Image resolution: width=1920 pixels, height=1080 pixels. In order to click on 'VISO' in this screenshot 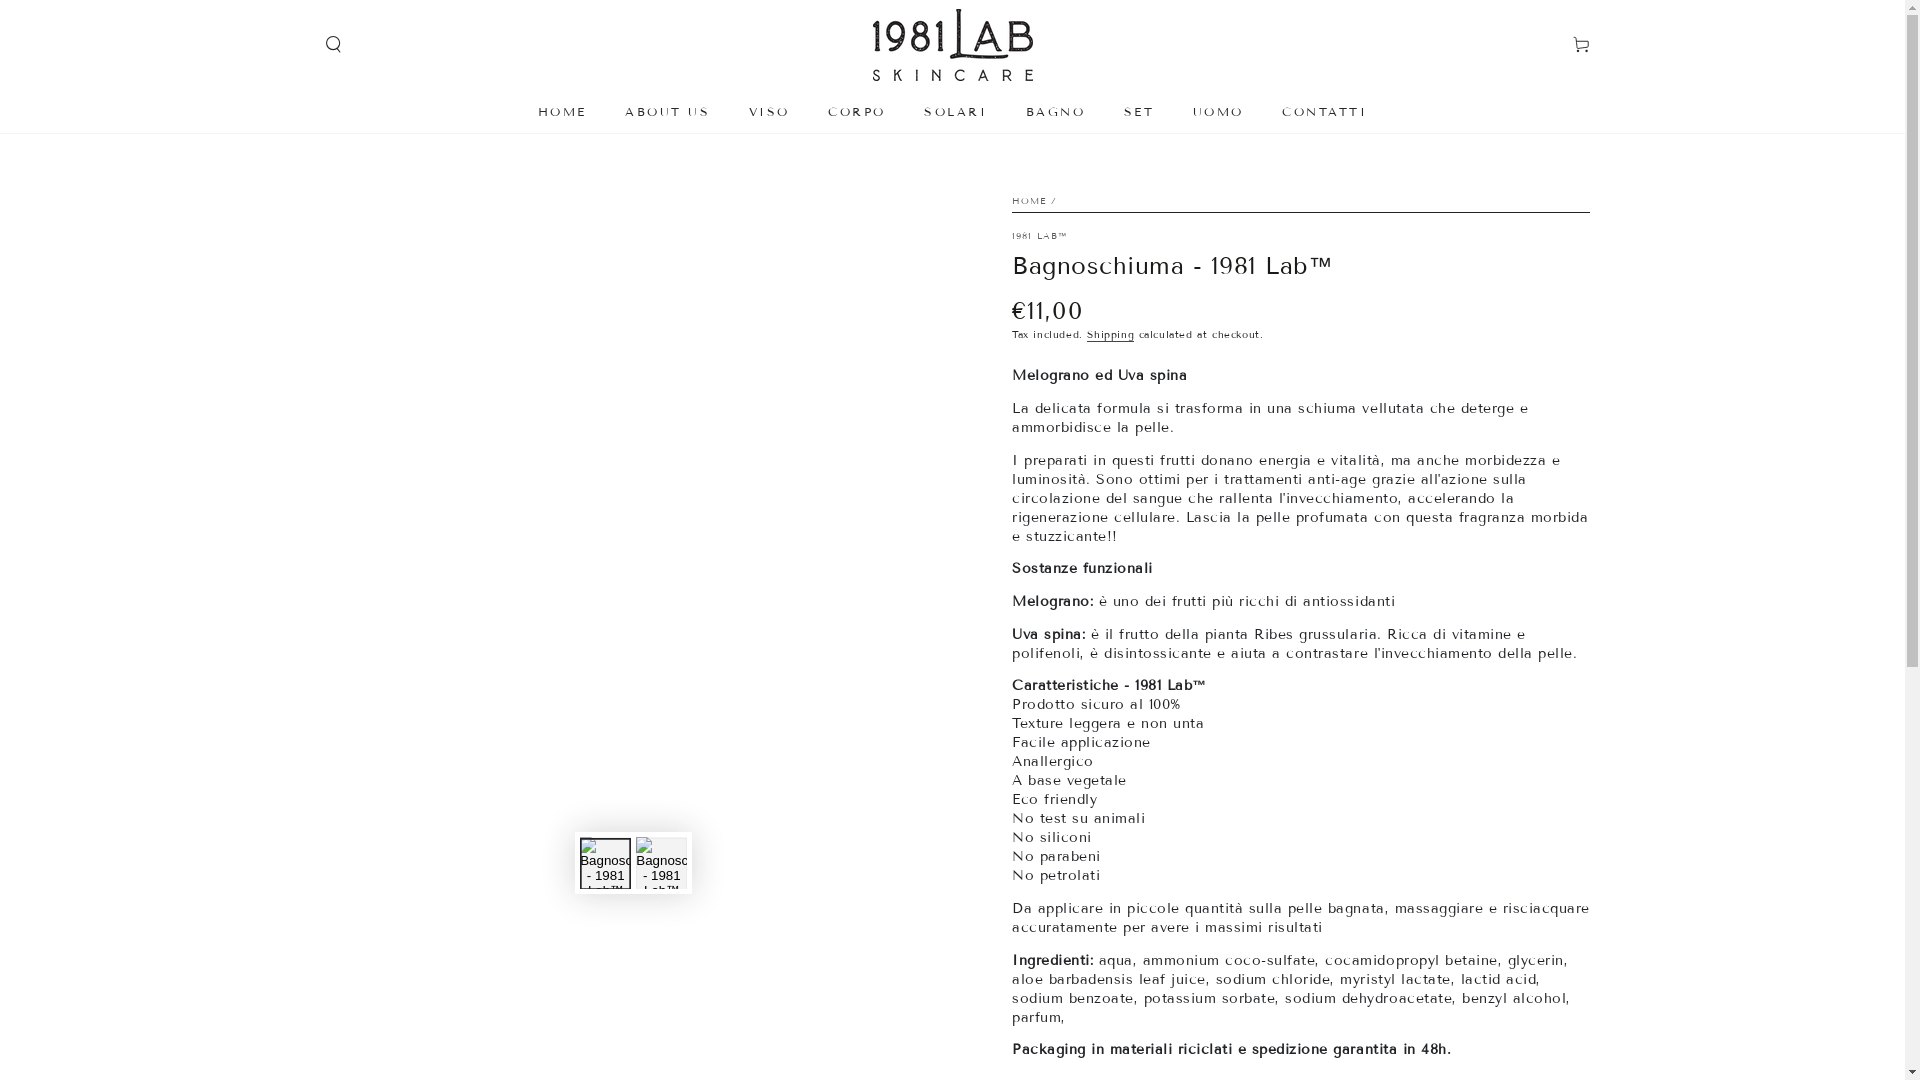, I will do `click(768, 111)`.